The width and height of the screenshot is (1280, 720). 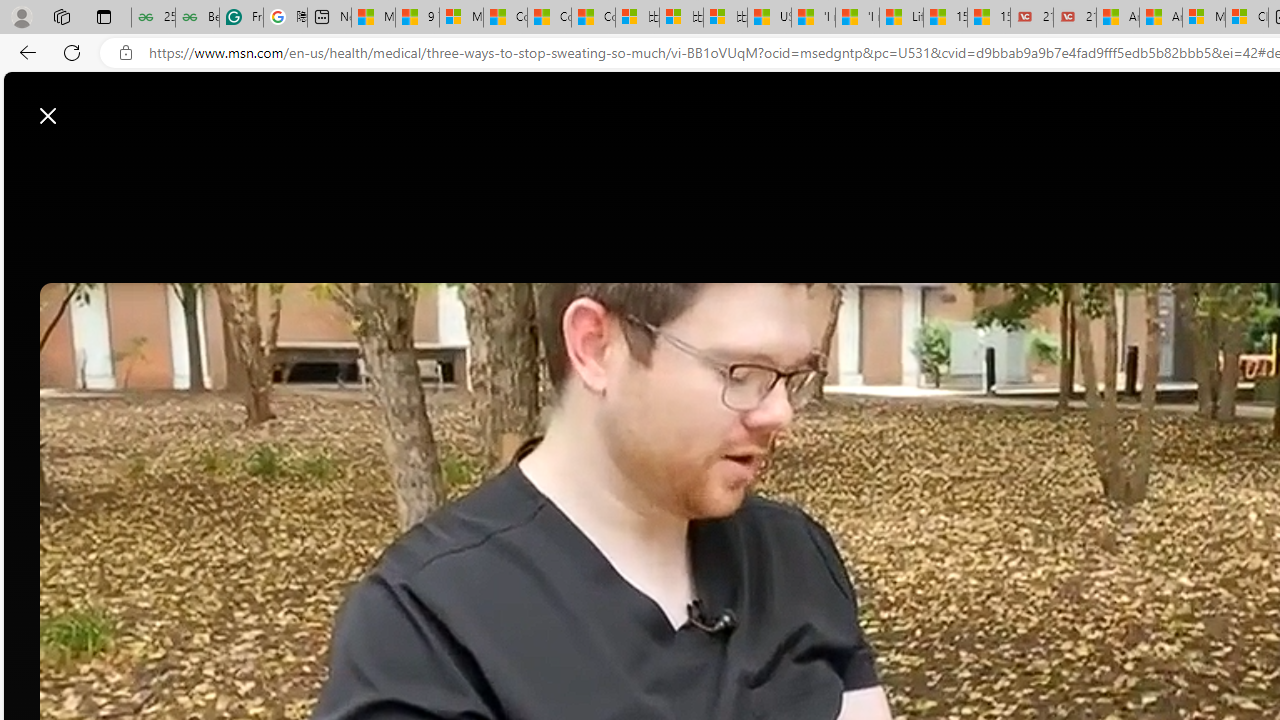 What do you see at coordinates (81, 105) in the screenshot?
I see `'Skip to footer'` at bounding box center [81, 105].